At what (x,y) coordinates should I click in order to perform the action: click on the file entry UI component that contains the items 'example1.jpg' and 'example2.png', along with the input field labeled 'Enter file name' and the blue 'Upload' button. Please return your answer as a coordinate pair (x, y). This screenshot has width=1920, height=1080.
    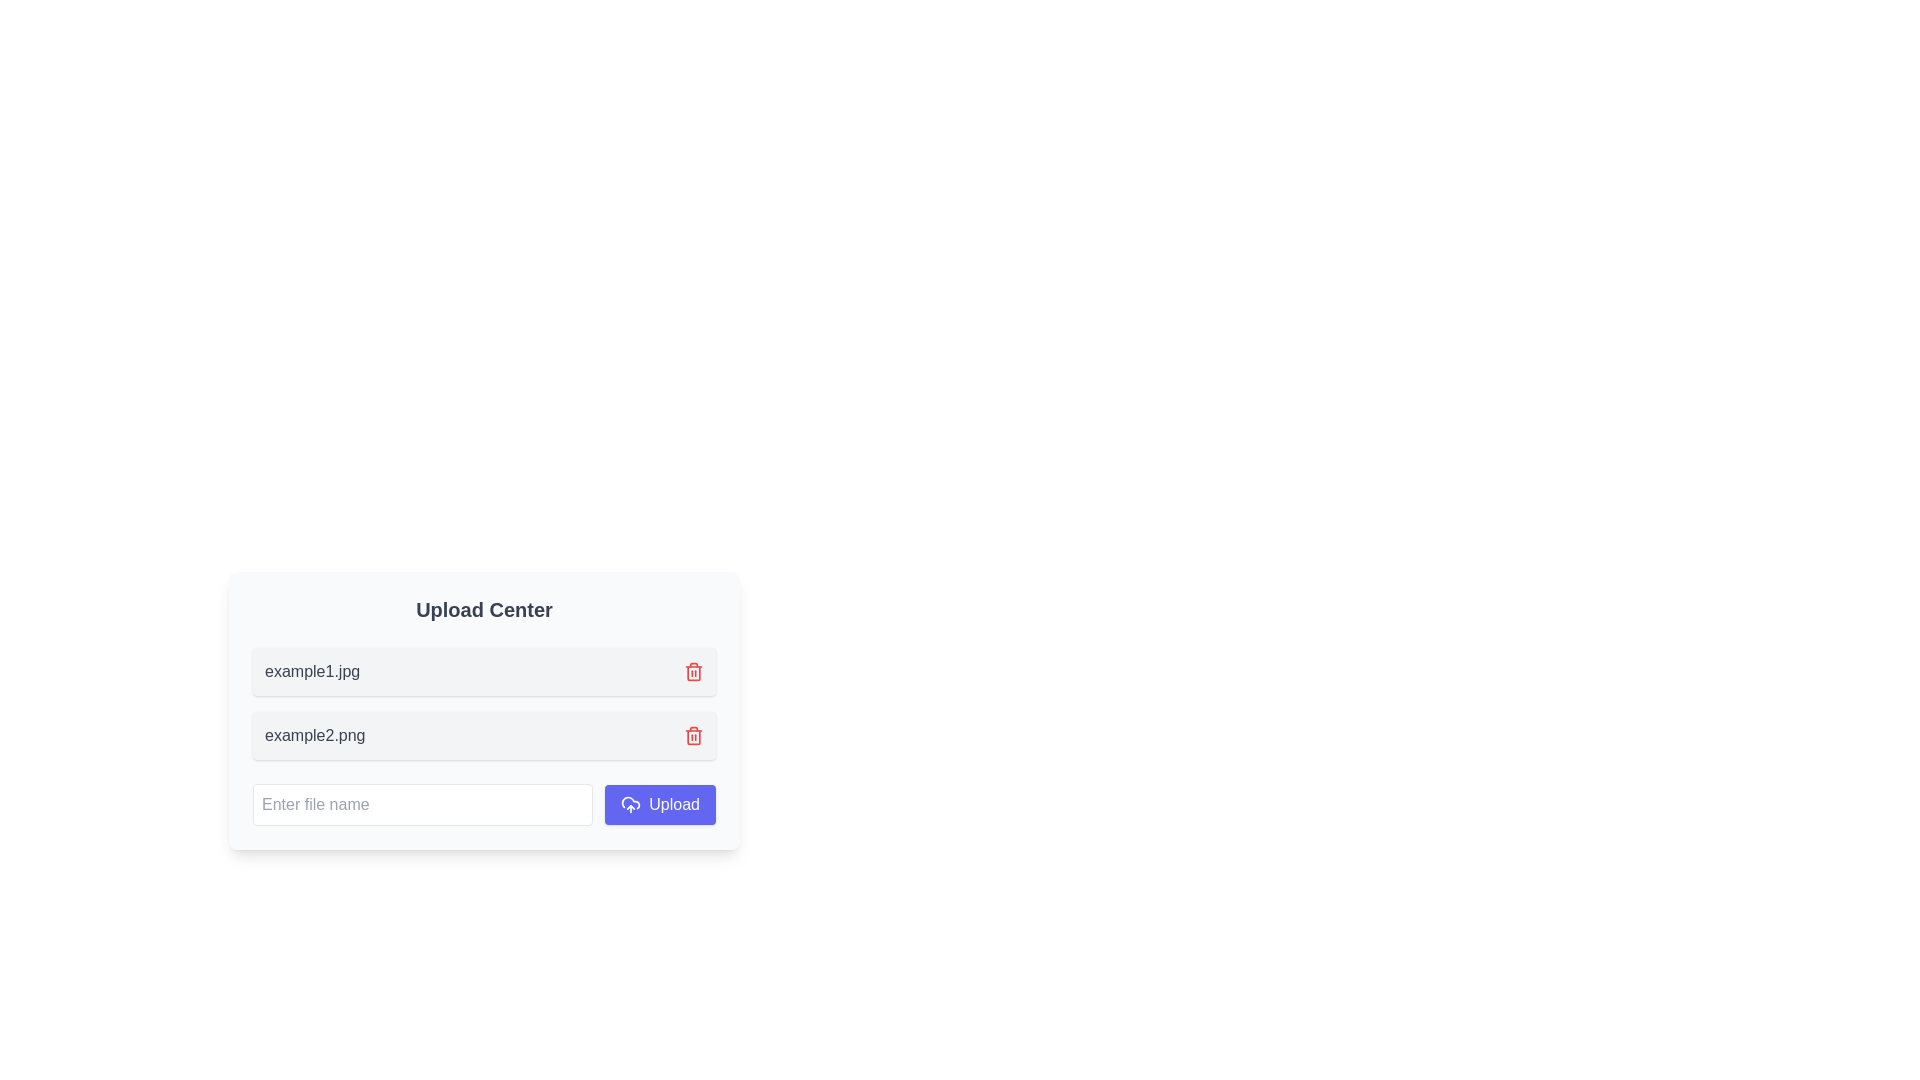
    Looking at the image, I should click on (484, 720).